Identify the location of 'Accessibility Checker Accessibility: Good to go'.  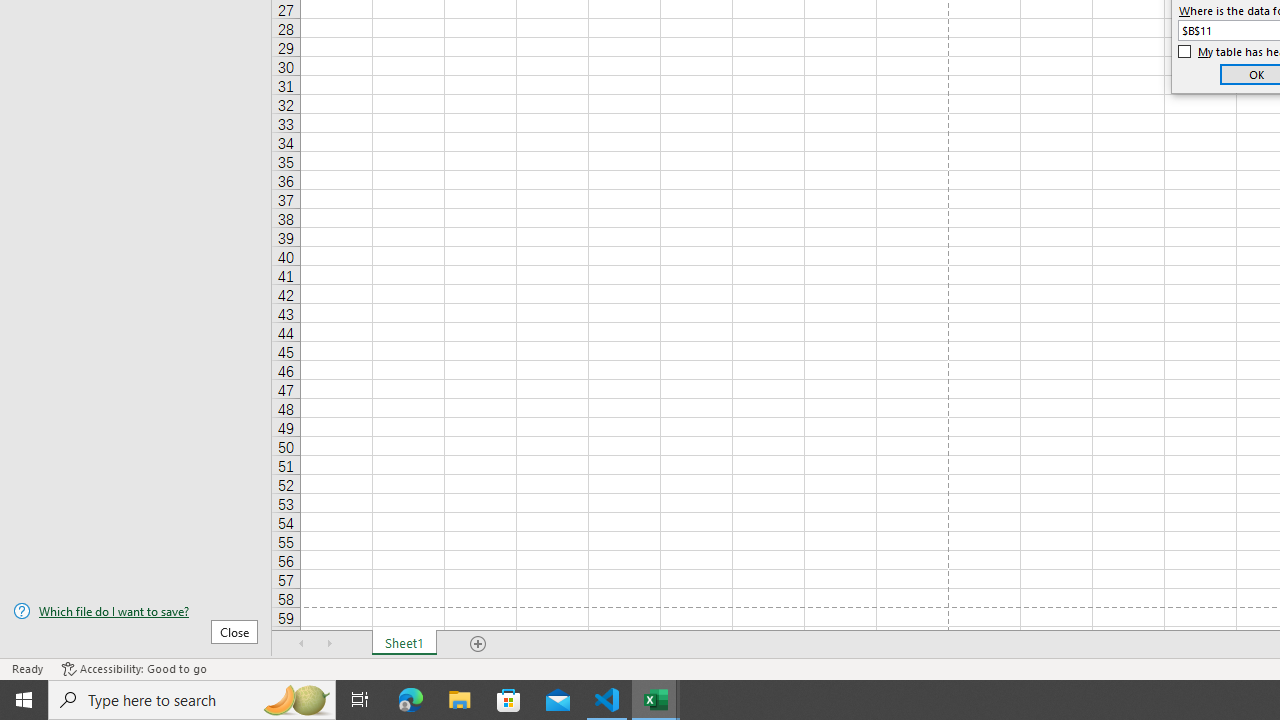
(133, 669).